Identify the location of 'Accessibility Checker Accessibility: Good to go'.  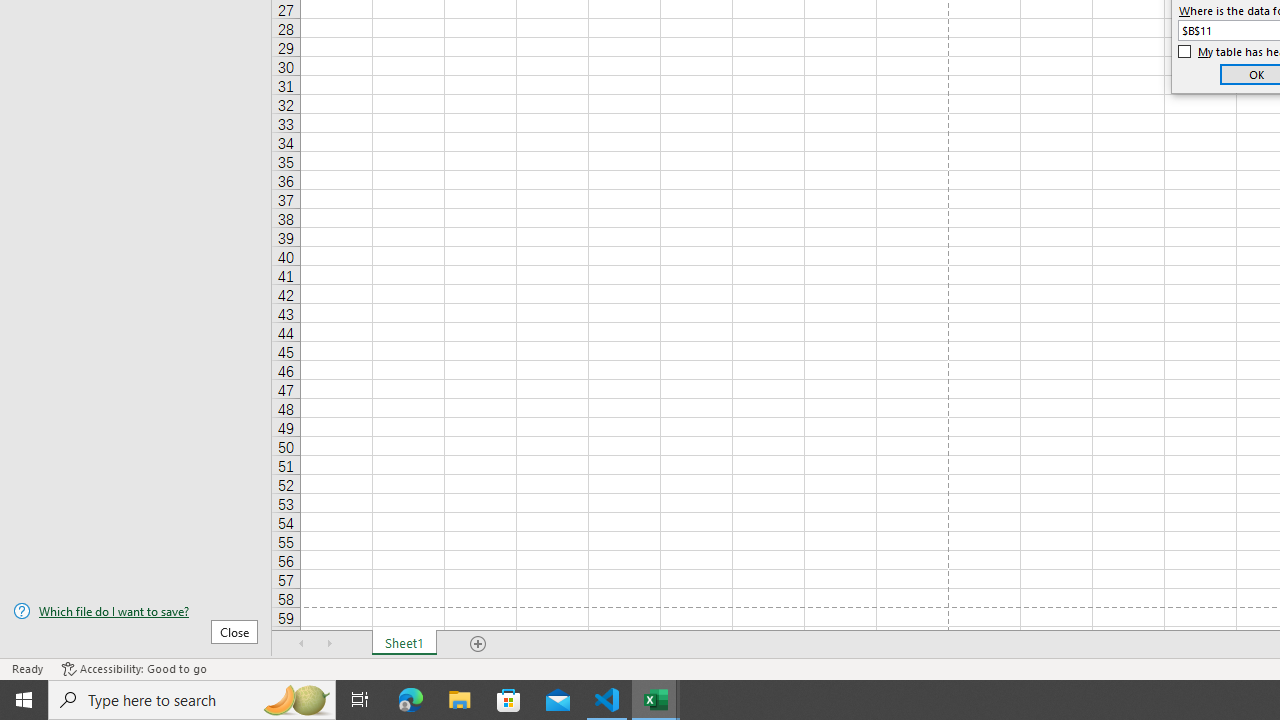
(133, 669).